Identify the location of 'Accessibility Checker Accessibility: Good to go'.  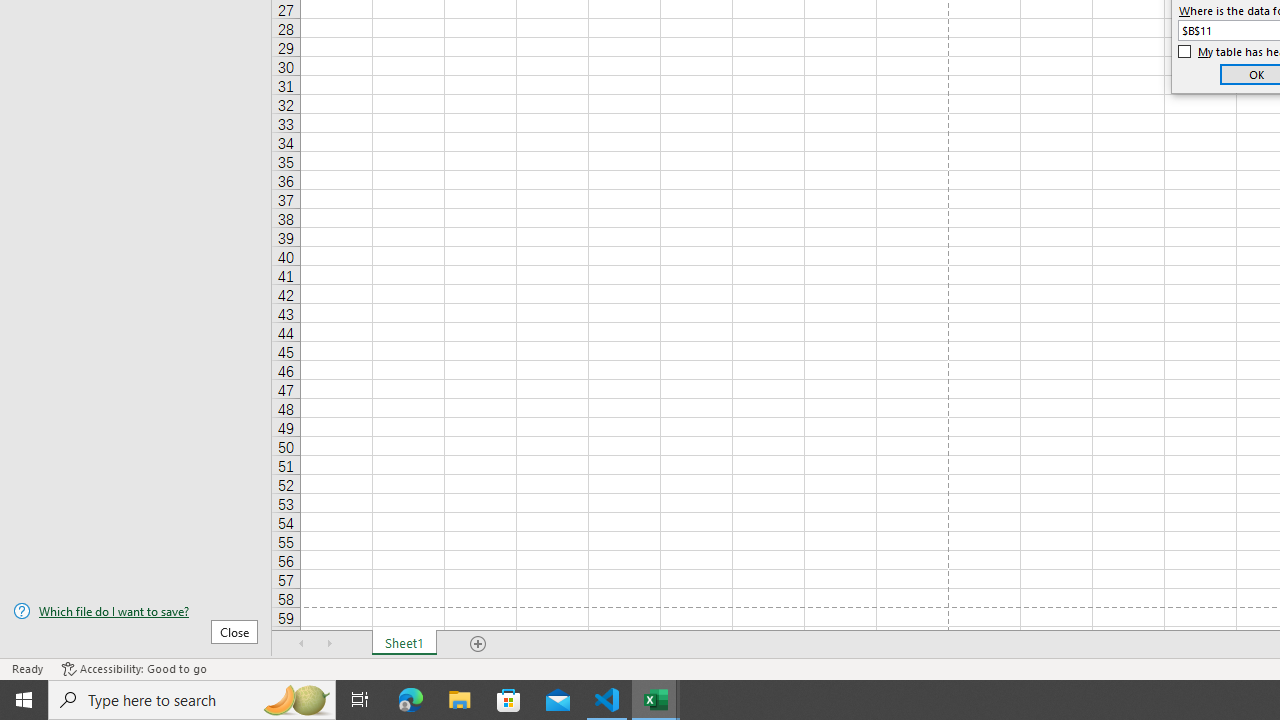
(133, 669).